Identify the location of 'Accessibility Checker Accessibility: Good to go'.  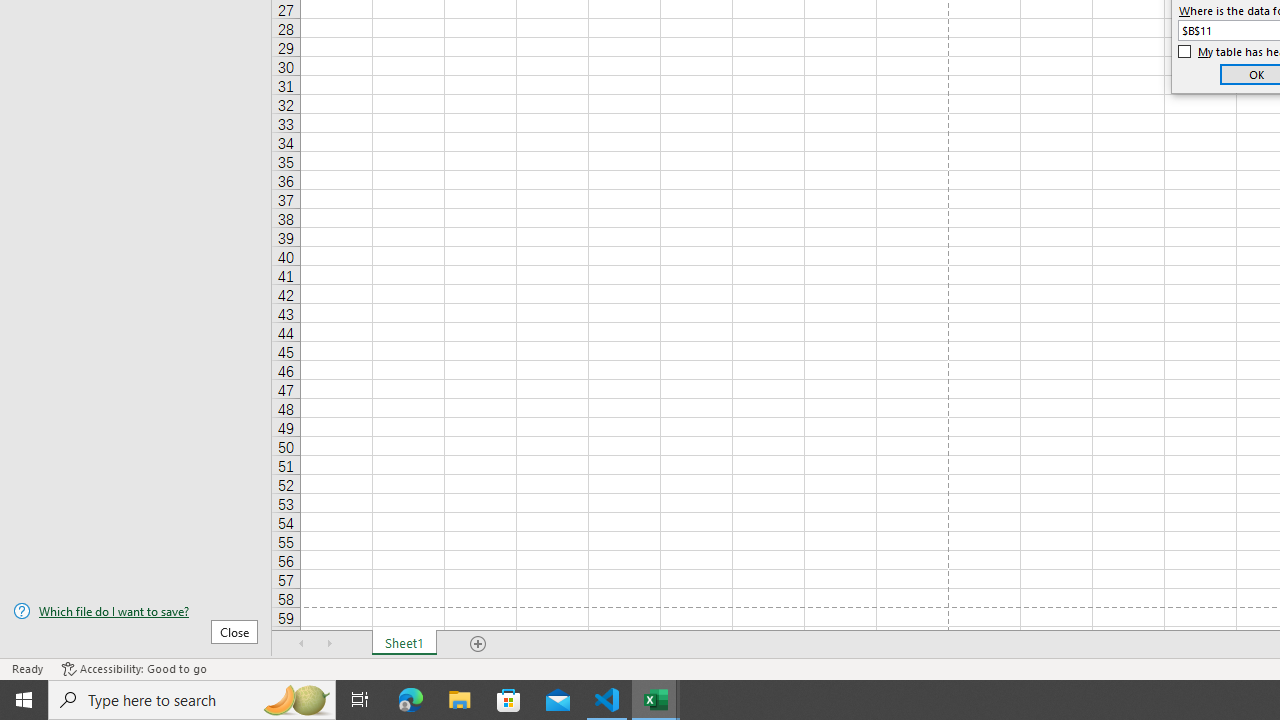
(133, 669).